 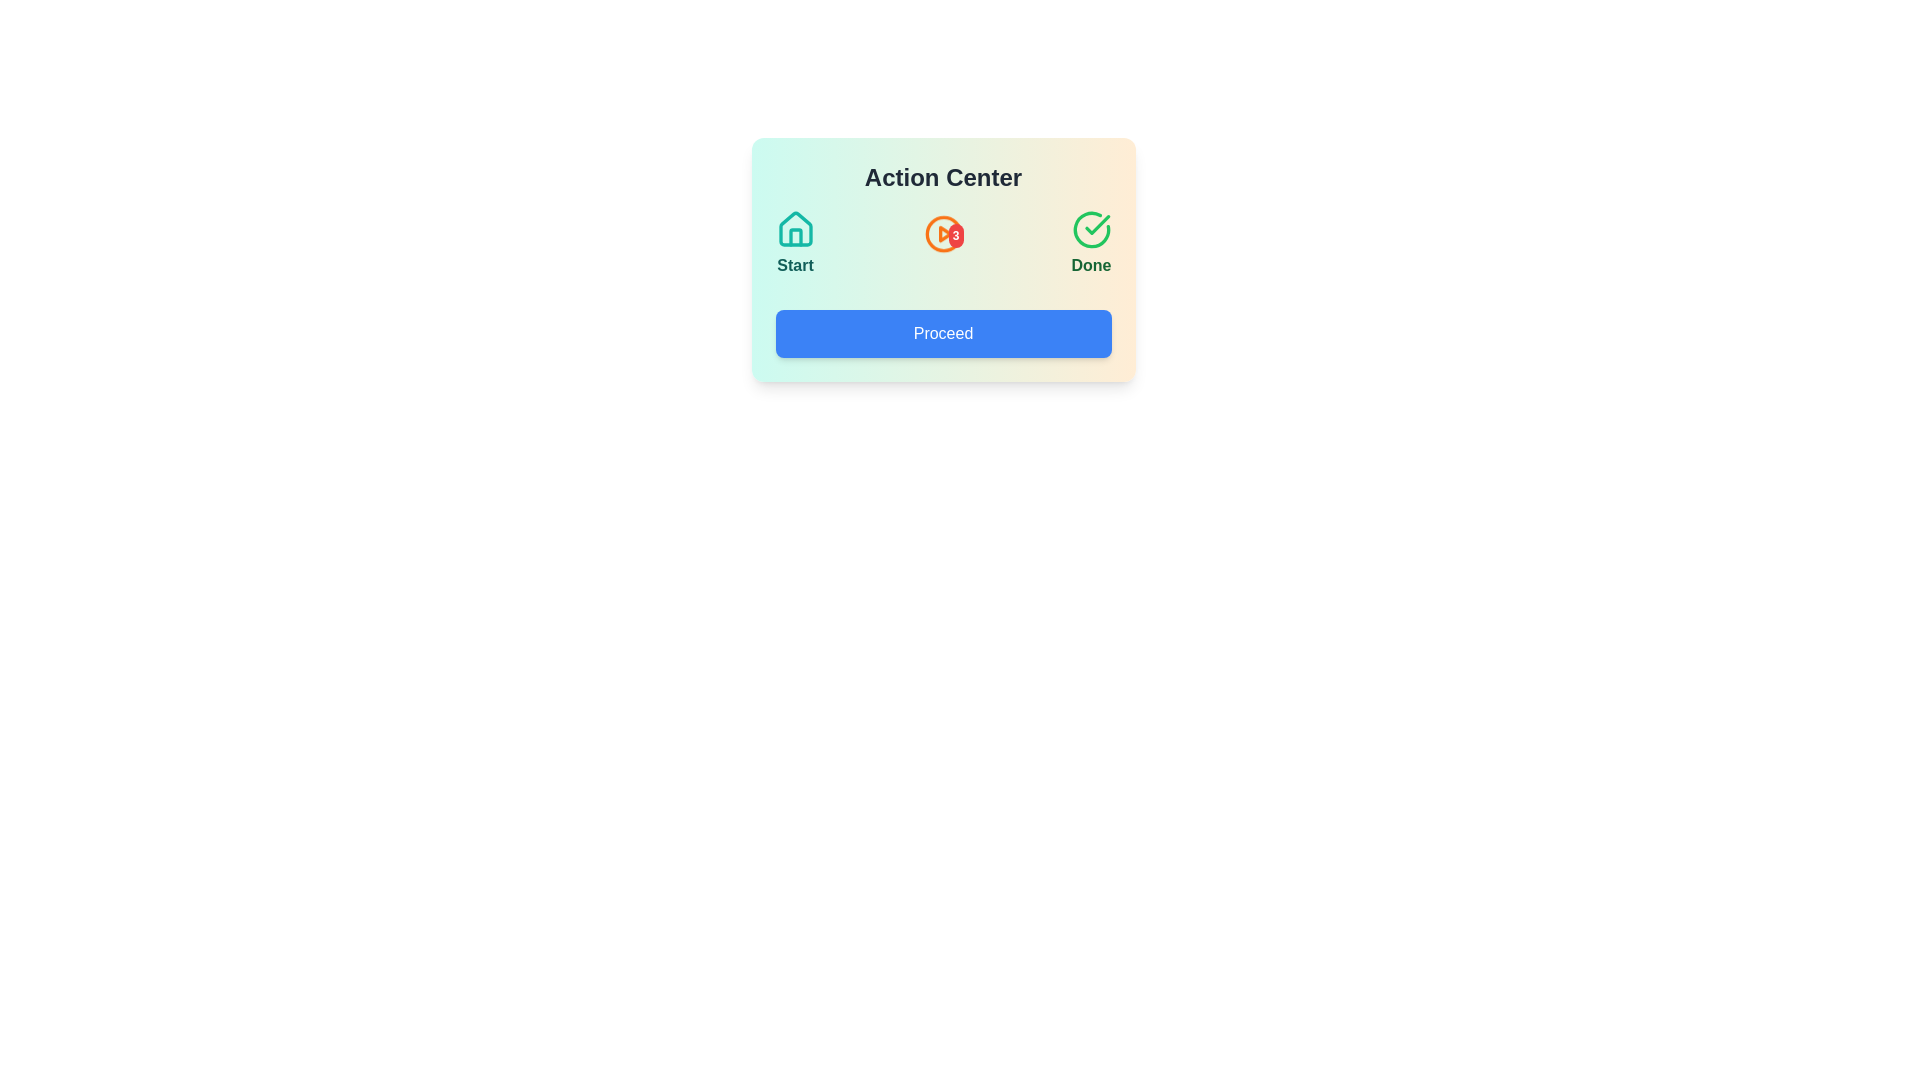 I want to click on the green circular checkmark icon representing a completed action, located in the 'Action Center' panel next to the label 'Done.', so click(x=1096, y=224).